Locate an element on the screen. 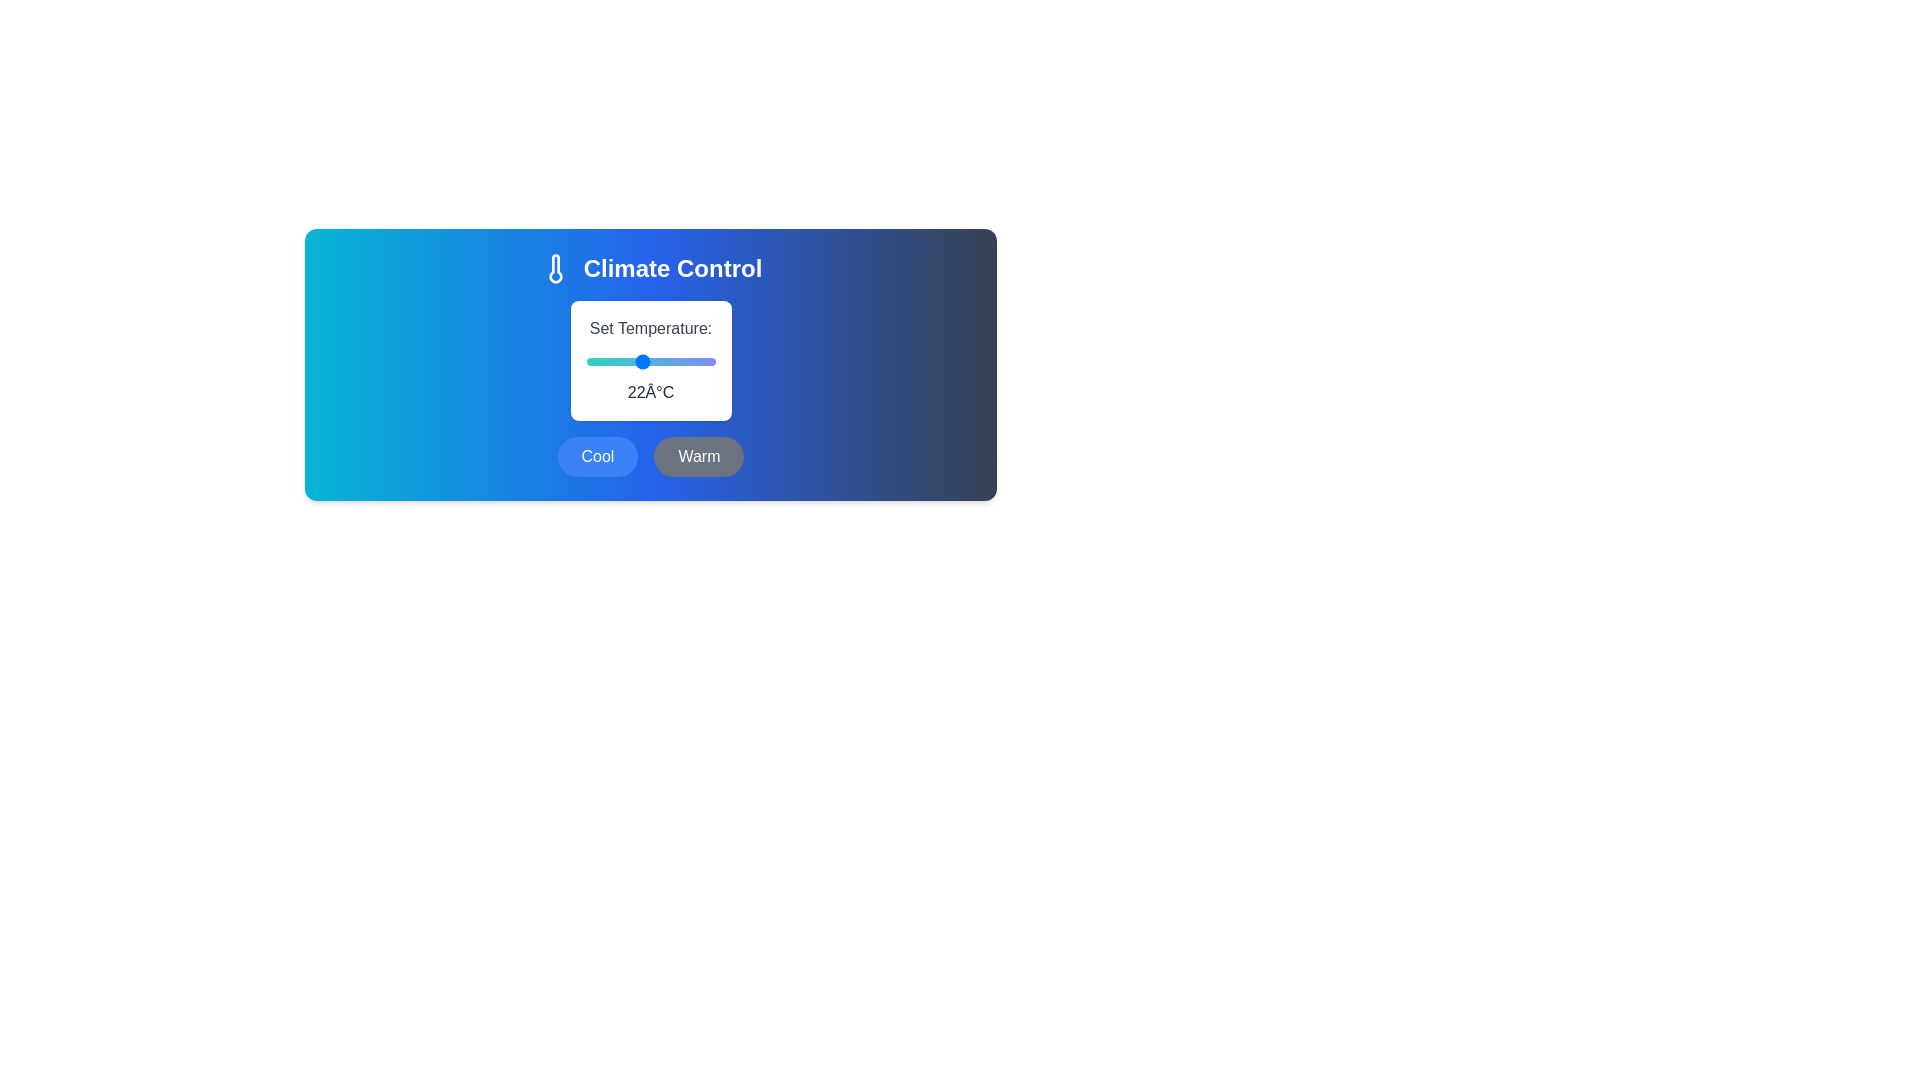  the temperature is located at coordinates (697, 362).